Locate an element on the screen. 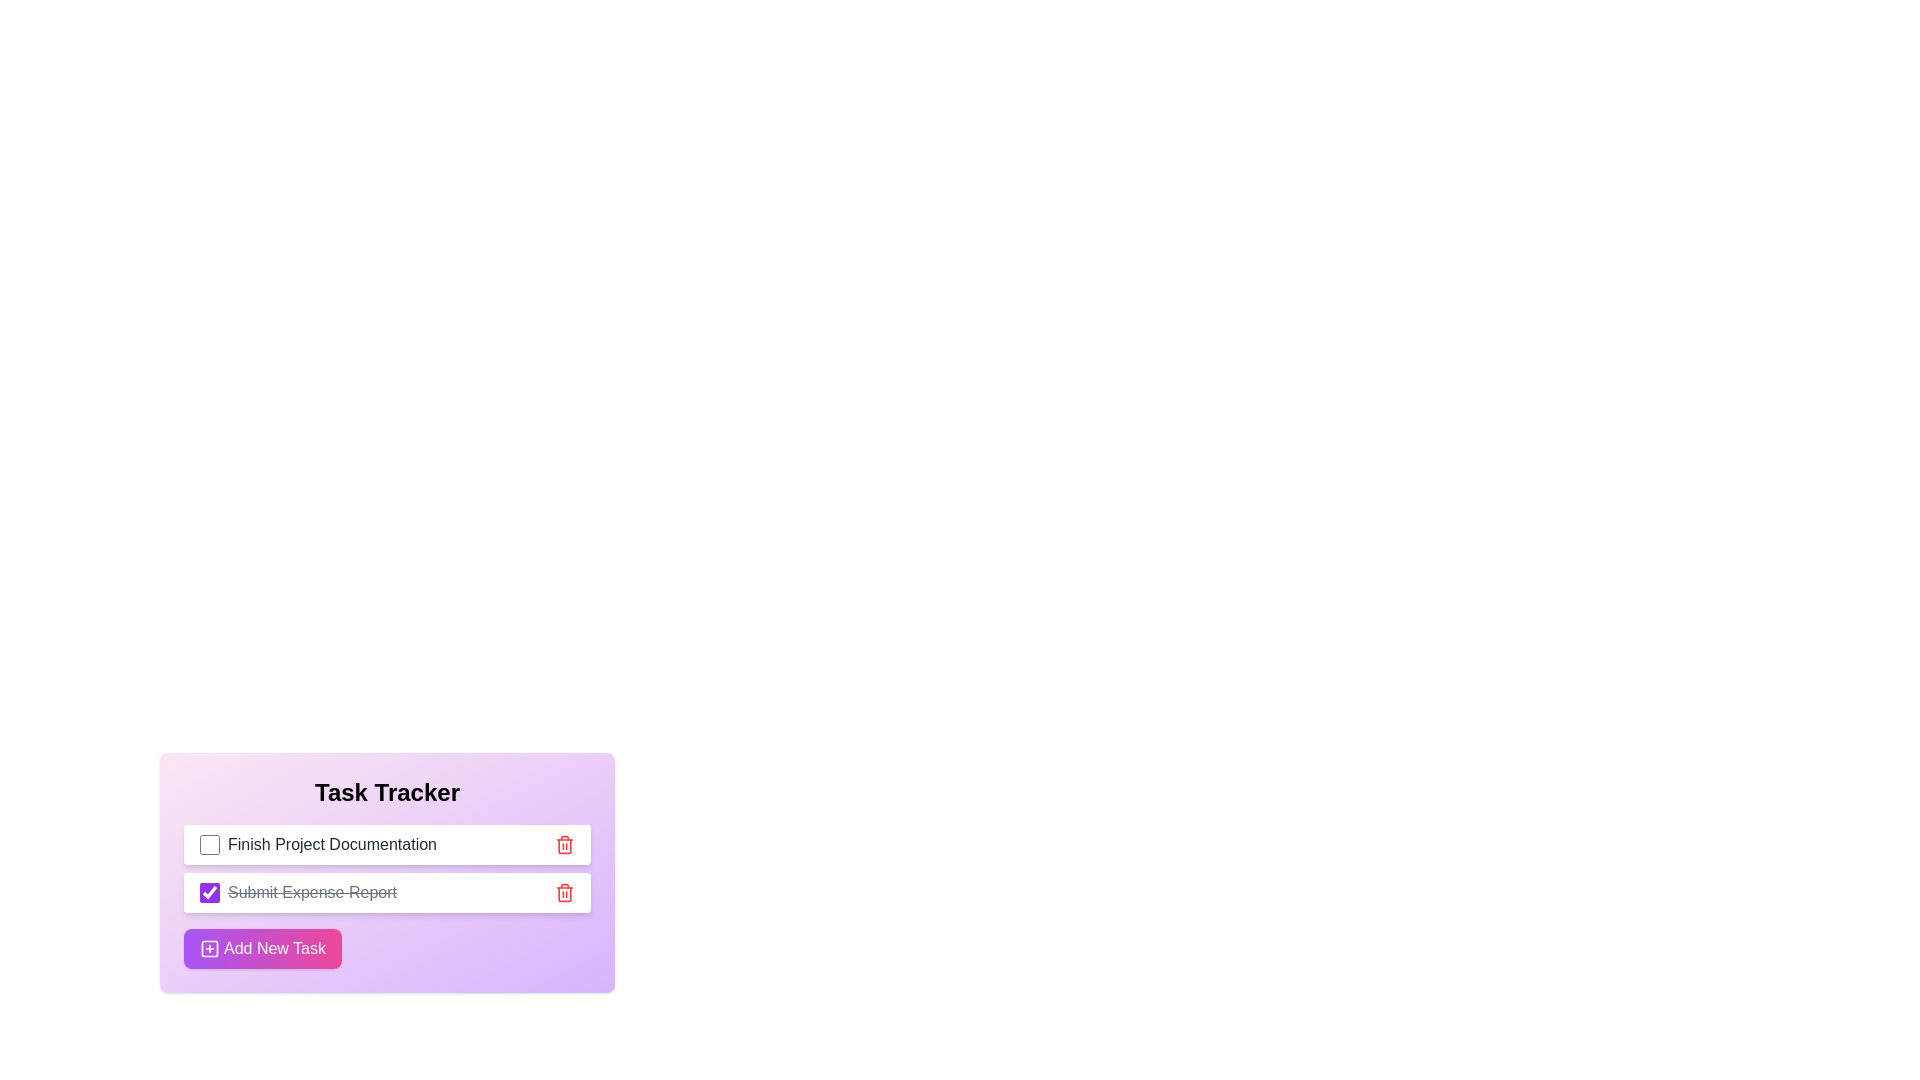 The height and width of the screenshot is (1080, 1920). the small icon resembling a square with a plus sign, which is part of the 'Add New Task' button located at the bottom of the layout is located at coordinates (210, 947).